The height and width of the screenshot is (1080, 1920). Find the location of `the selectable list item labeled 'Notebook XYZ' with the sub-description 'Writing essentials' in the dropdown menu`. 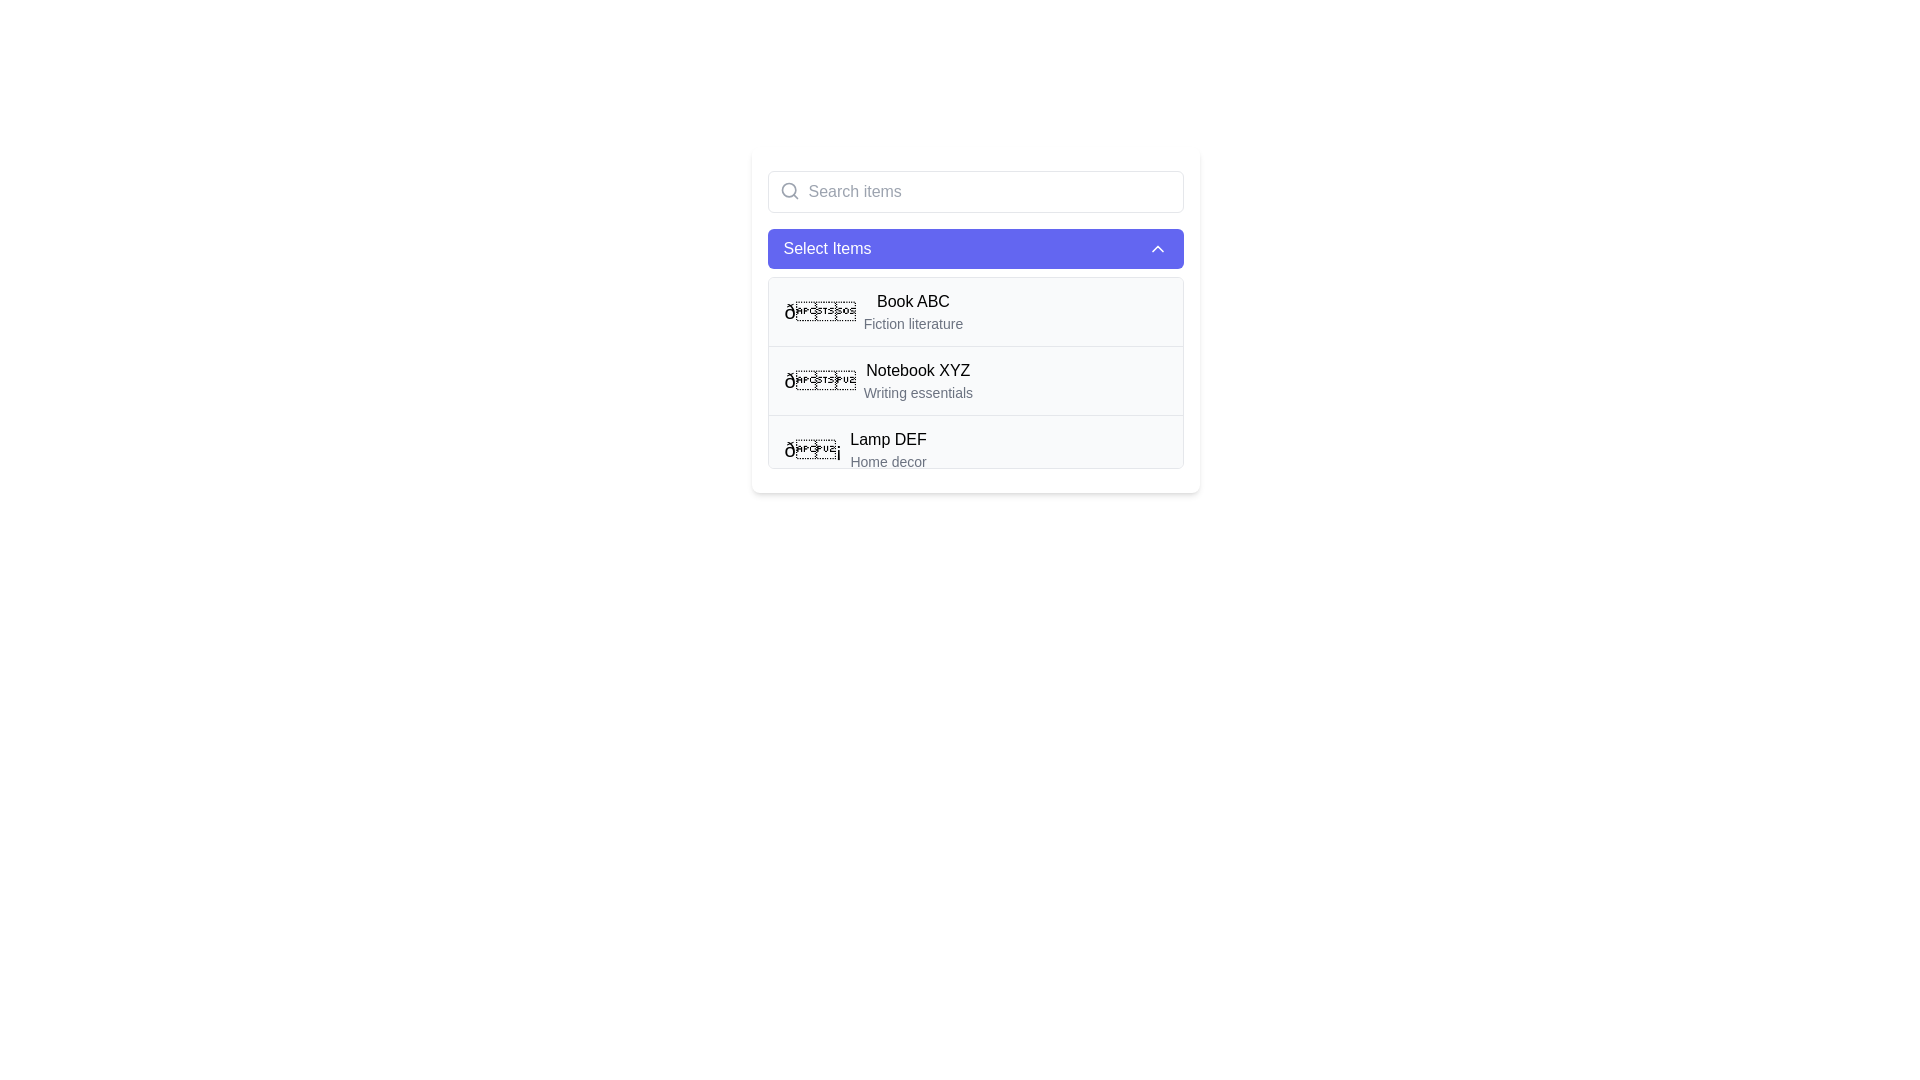

the selectable list item labeled 'Notebook XYZ' with the sub-description 'Writing essentials' in the dropdown menu is located at coordinates (878, 381).